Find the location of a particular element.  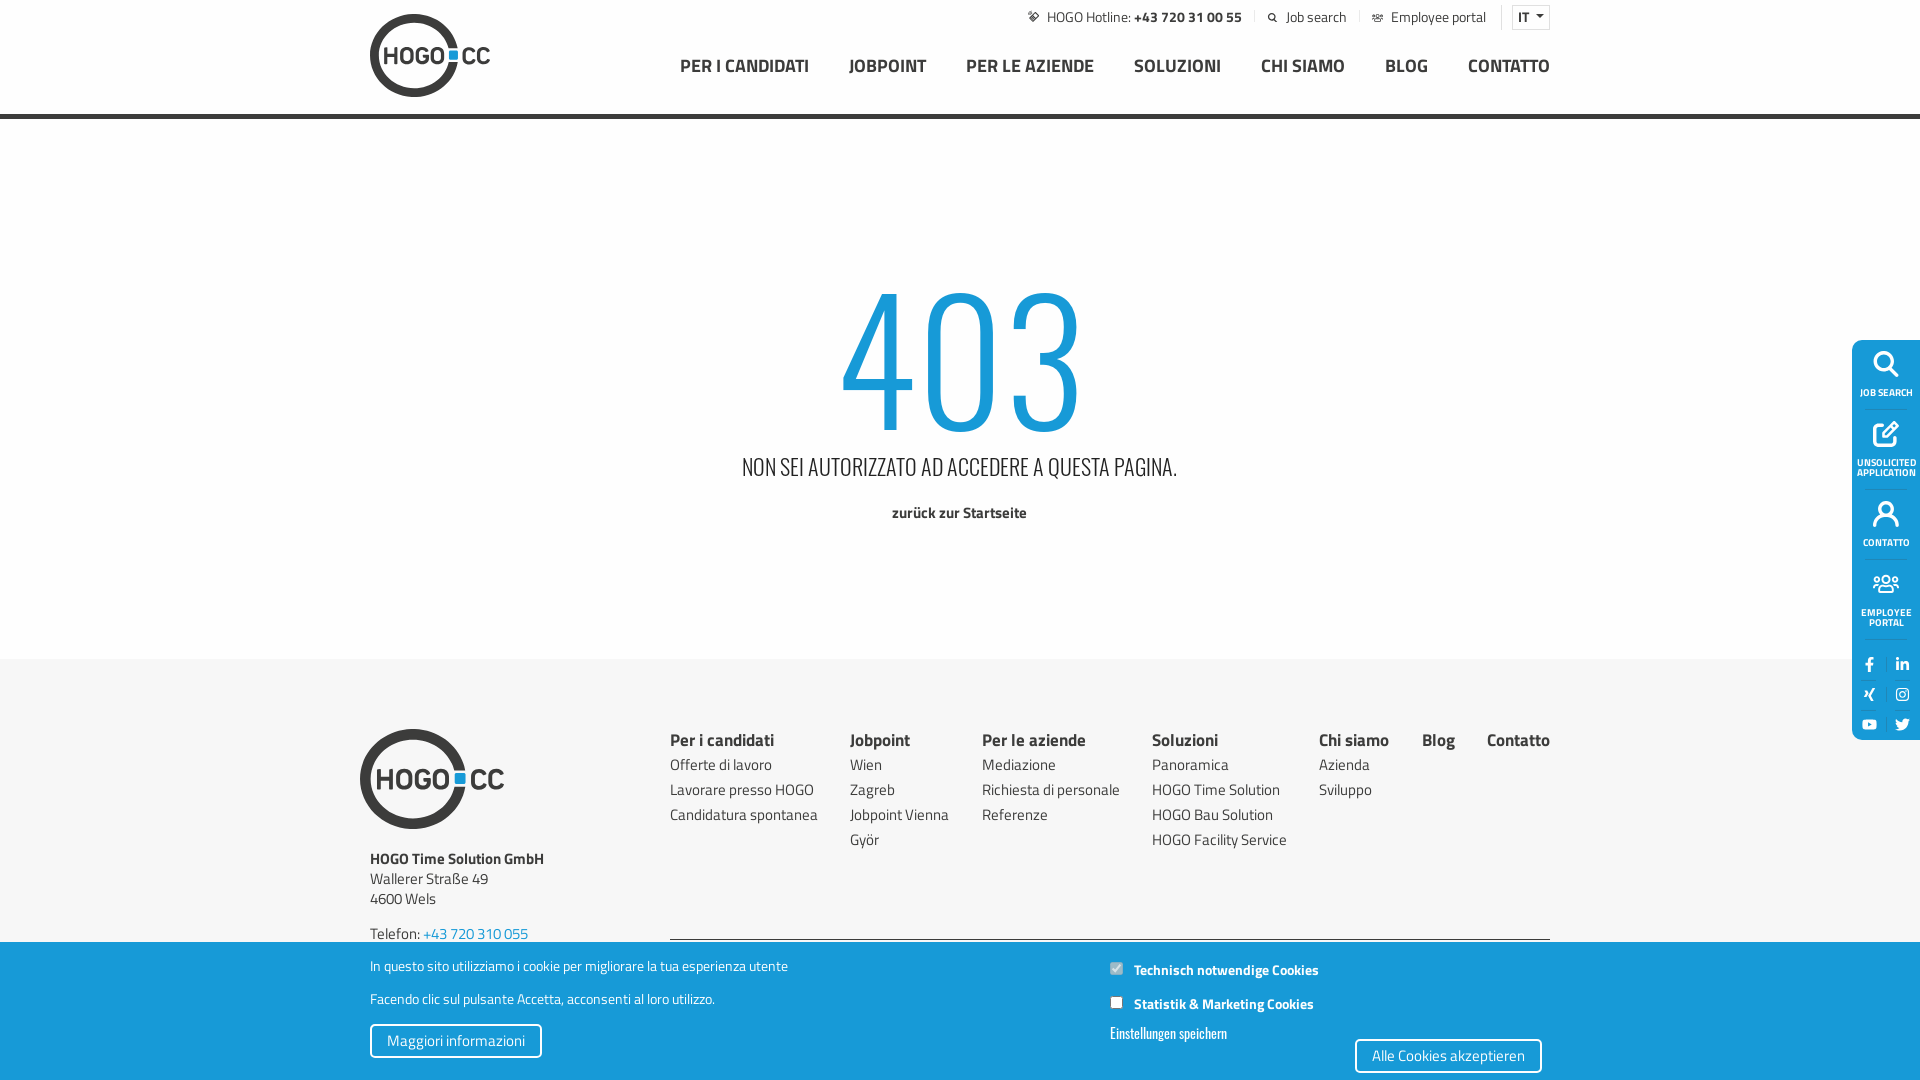

'Blog' is located at coordinates (1437, 743).